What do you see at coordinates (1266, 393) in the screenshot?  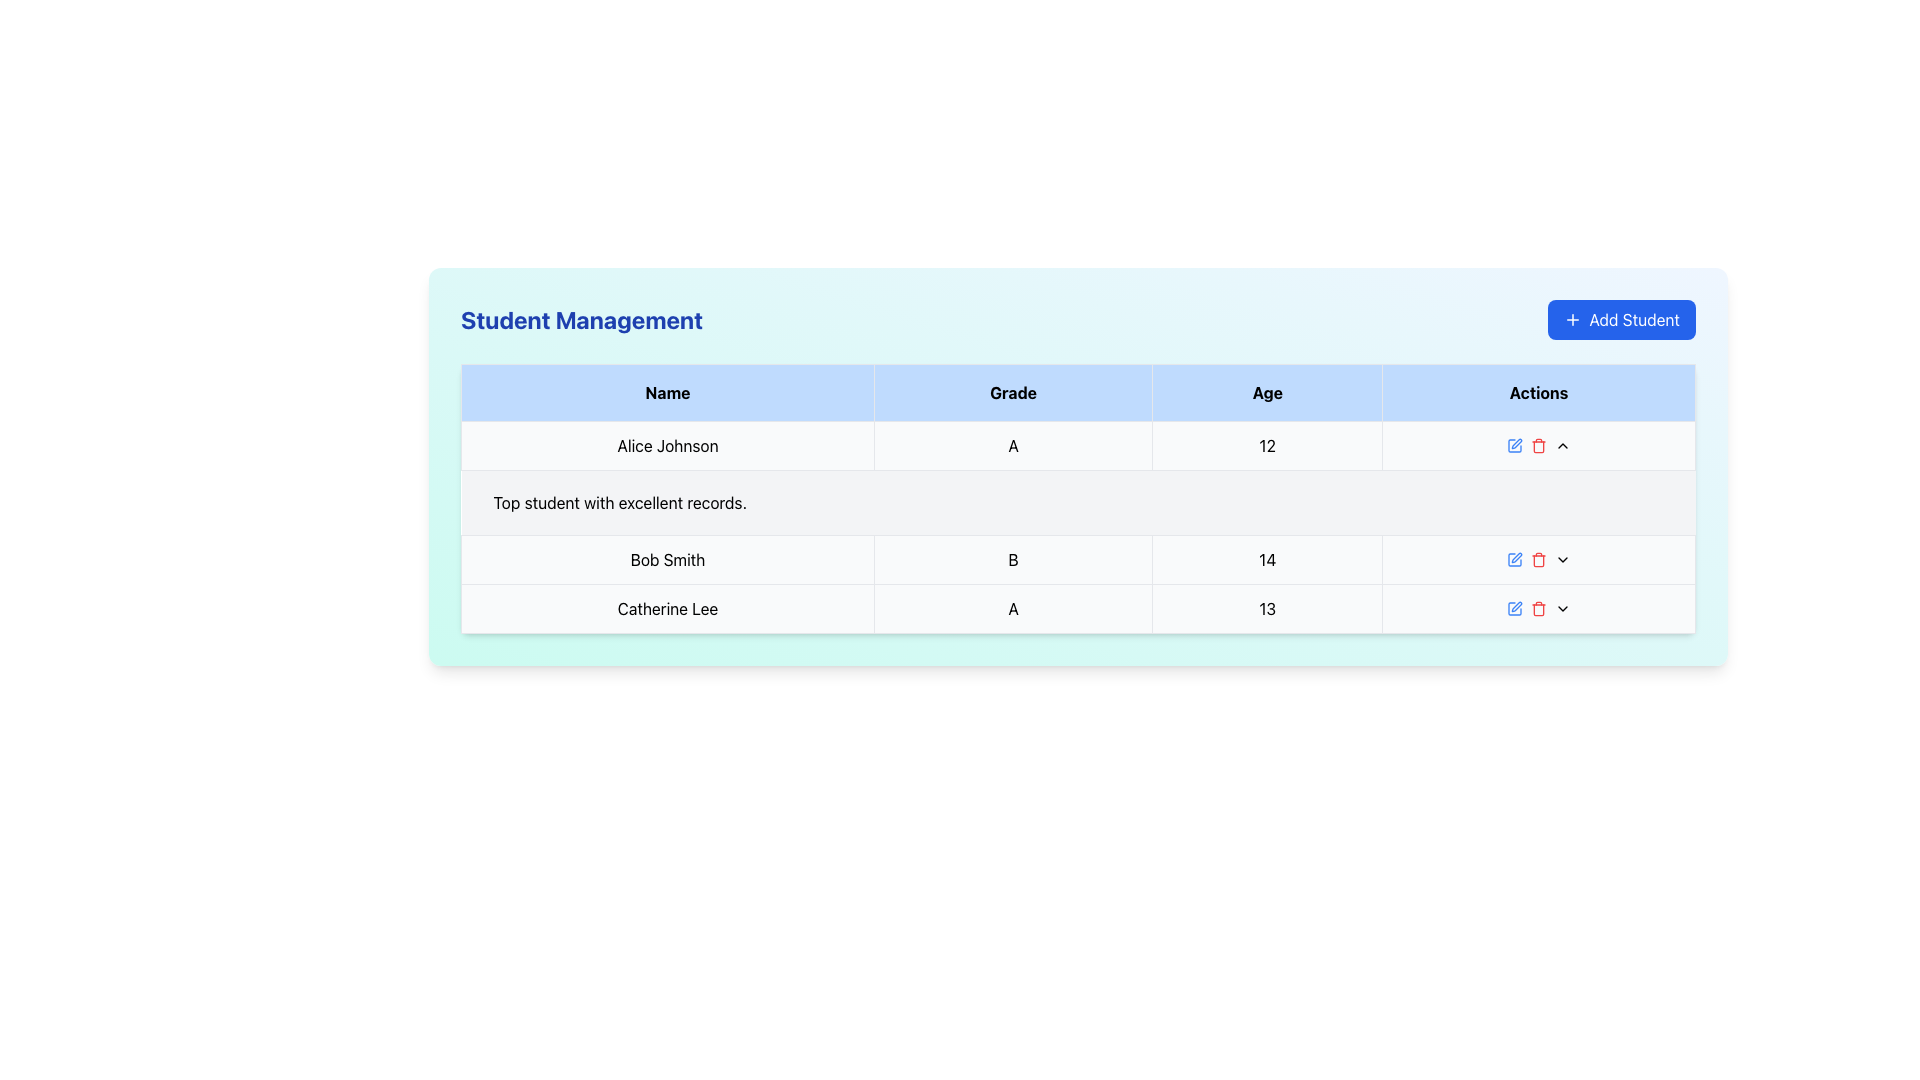 I see `the 'Age' column header cell in the table, which is the third header following 'Name' and 'Grade', and before 'Actions'` at bounding box center [1266, 393].